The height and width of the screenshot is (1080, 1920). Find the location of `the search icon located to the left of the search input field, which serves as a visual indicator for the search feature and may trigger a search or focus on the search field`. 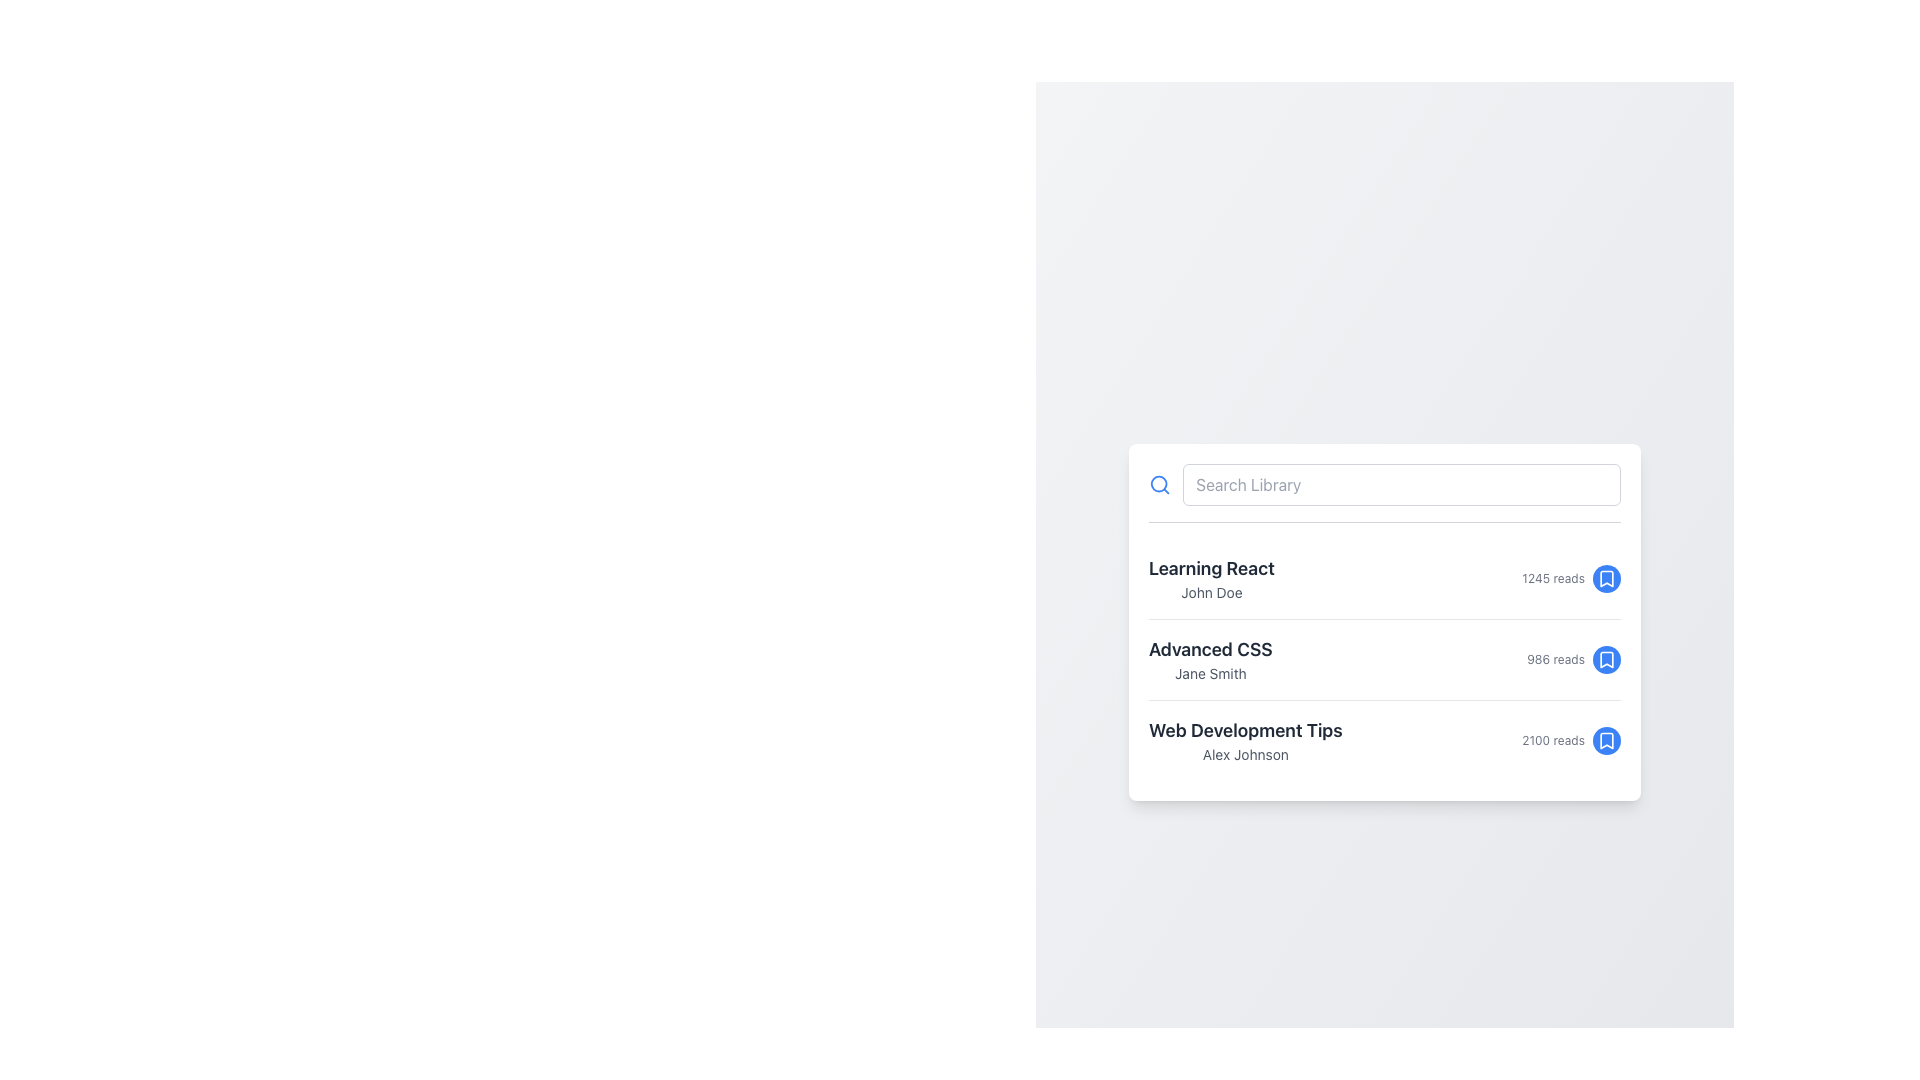

the search icon located to the left of the search input field, which serves as a visual indicator for the search feature and may trigger a search or focus on the search field is located at coordinates (1160, 484).